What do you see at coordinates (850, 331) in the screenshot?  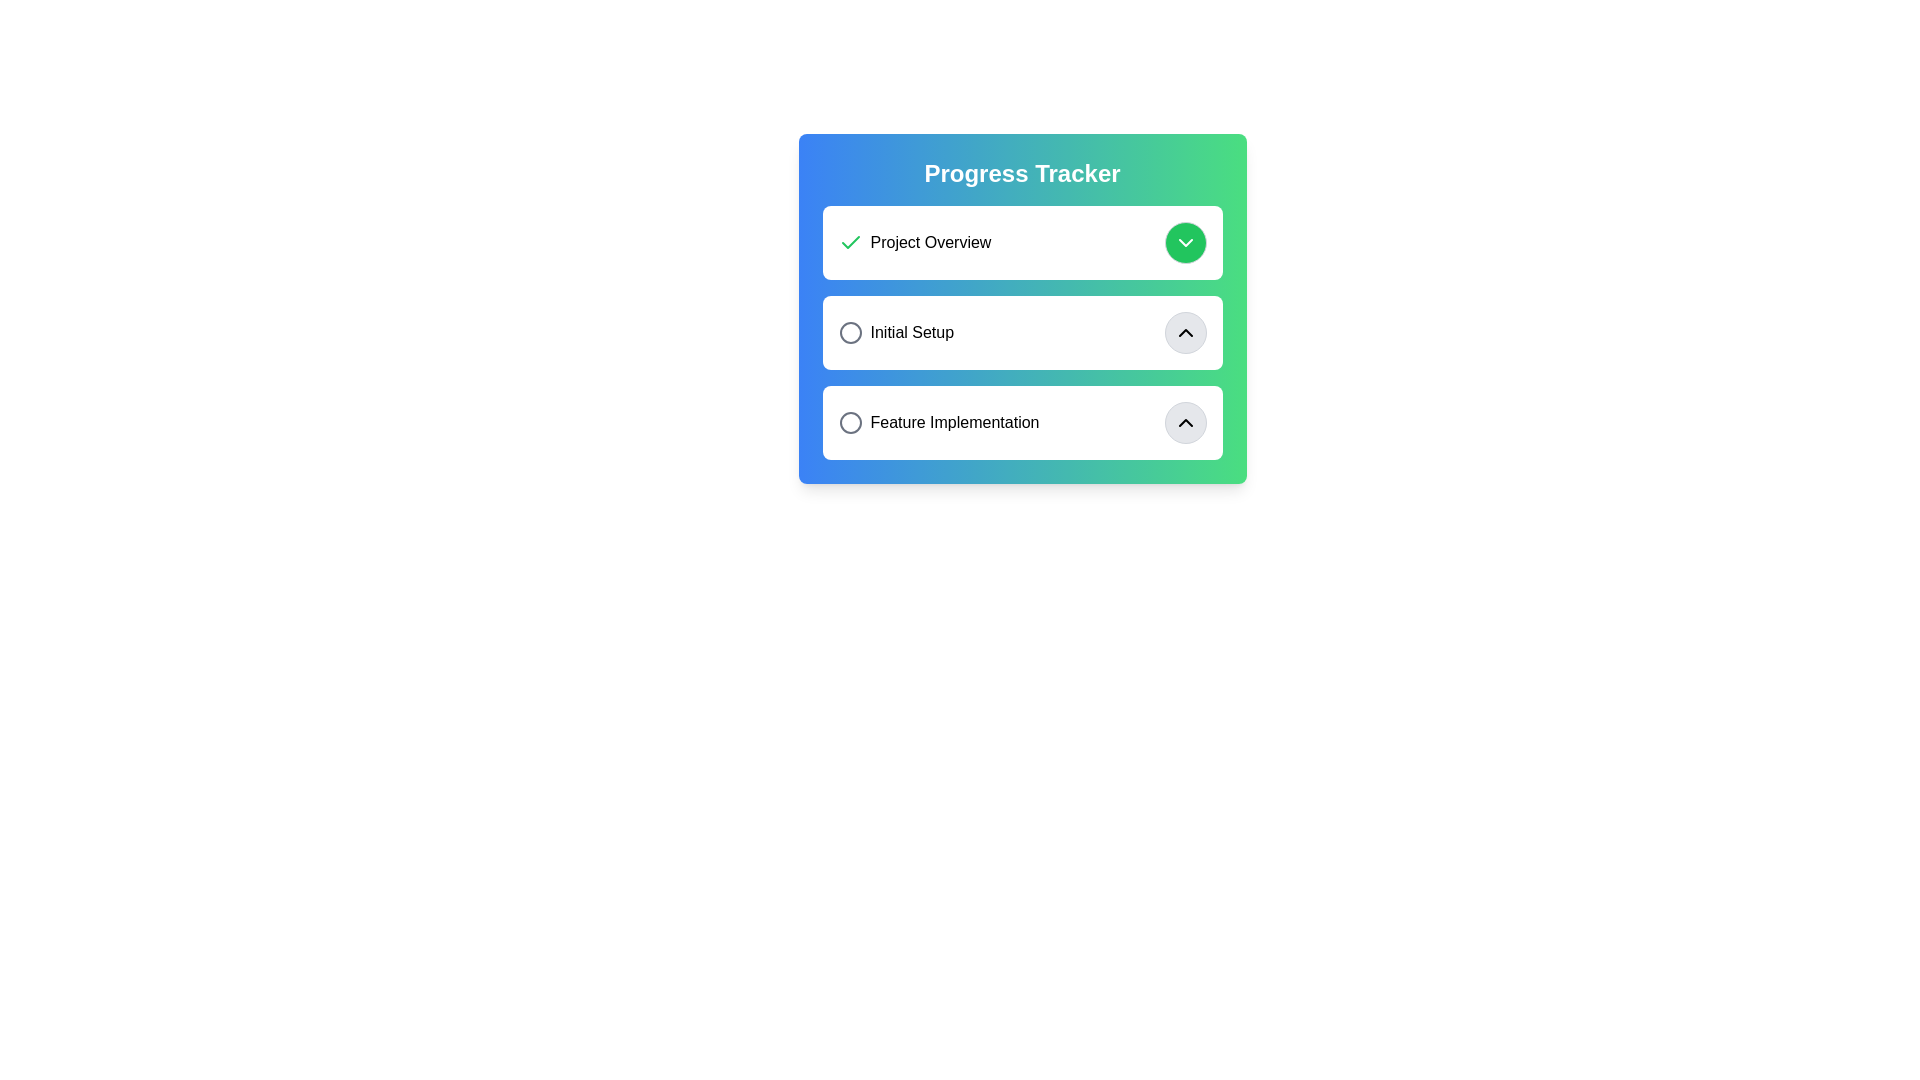 I see `the circular SVG graphic with a gray border located next to the 'Initial Setup' text under the 'Progress Tracker' heading` at bounding box center [850, 331].